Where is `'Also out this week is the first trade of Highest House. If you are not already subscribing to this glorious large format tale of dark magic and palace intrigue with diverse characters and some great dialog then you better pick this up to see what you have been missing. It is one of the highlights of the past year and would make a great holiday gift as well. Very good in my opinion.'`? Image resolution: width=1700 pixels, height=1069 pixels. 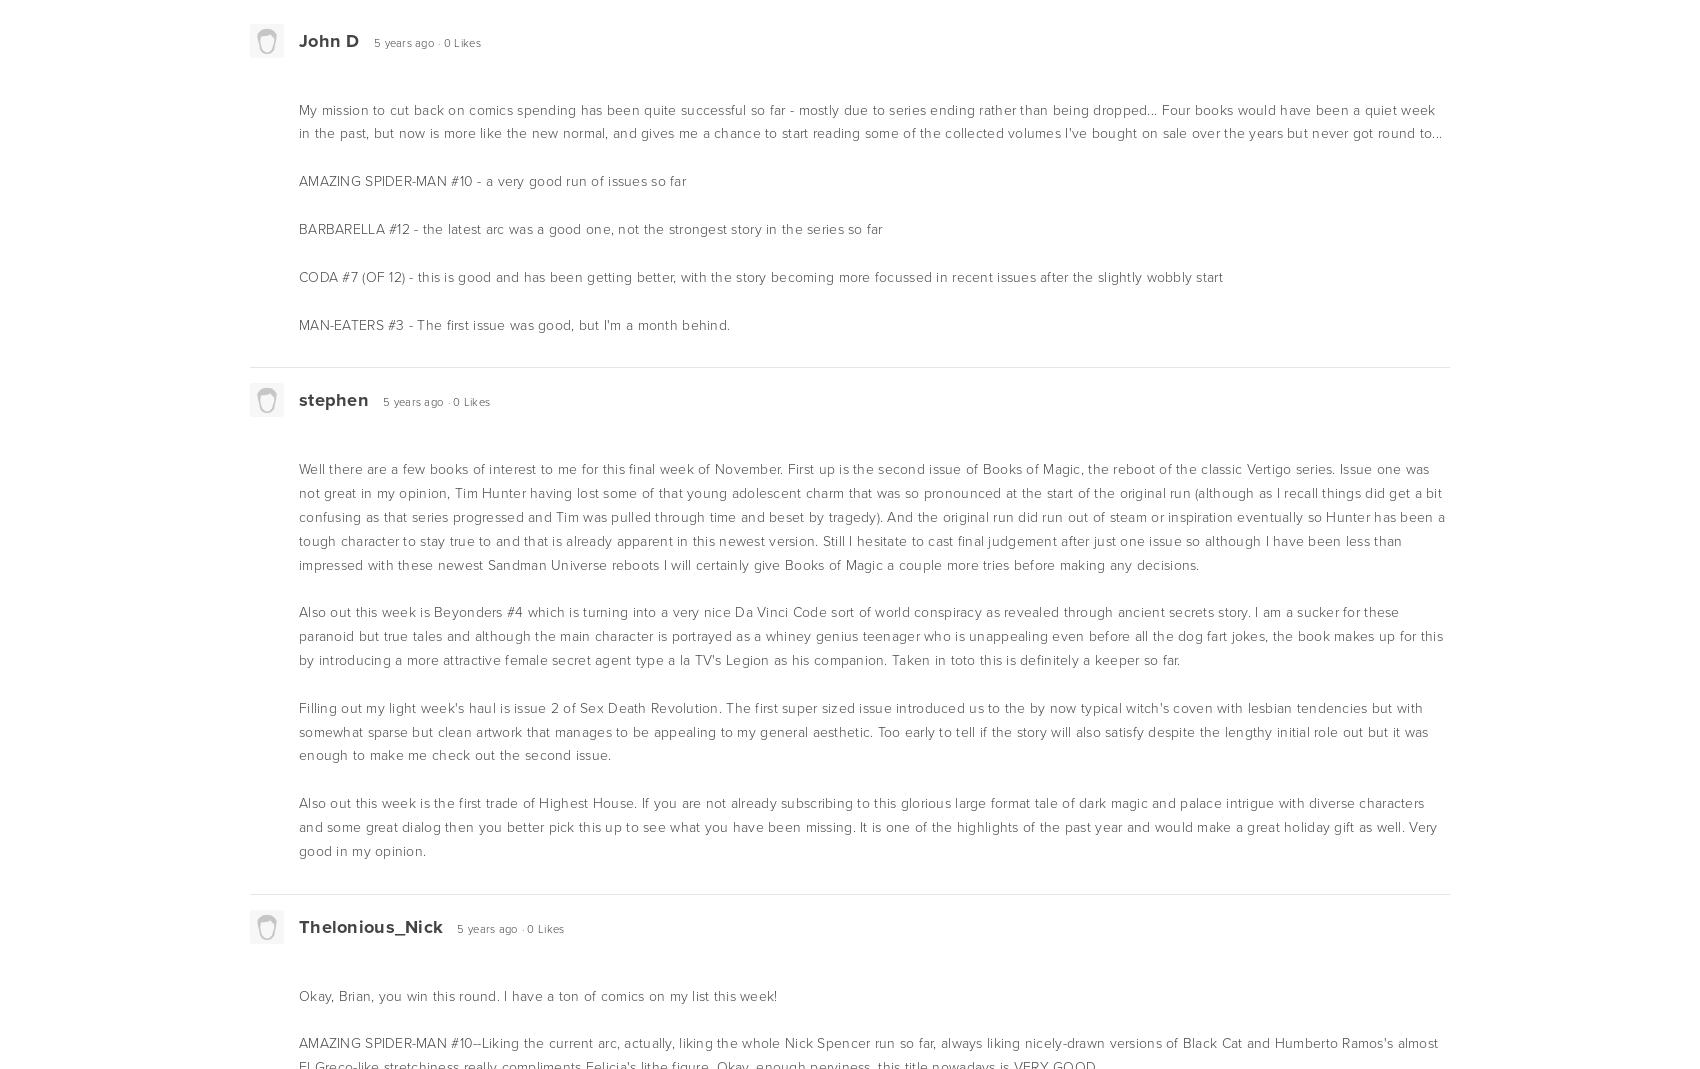
'Also out this week is the first trade of Highest House. If you are not already subscribing to this glorious large format tale of dark magic and palace intrigue with diverse characters and some great dialog then you better pick this up to see what you have been missing. It is one of the highlights of the past year and would make a great holiday gift as well. Very good in my opinion.' is located at coordinates (868, 826).